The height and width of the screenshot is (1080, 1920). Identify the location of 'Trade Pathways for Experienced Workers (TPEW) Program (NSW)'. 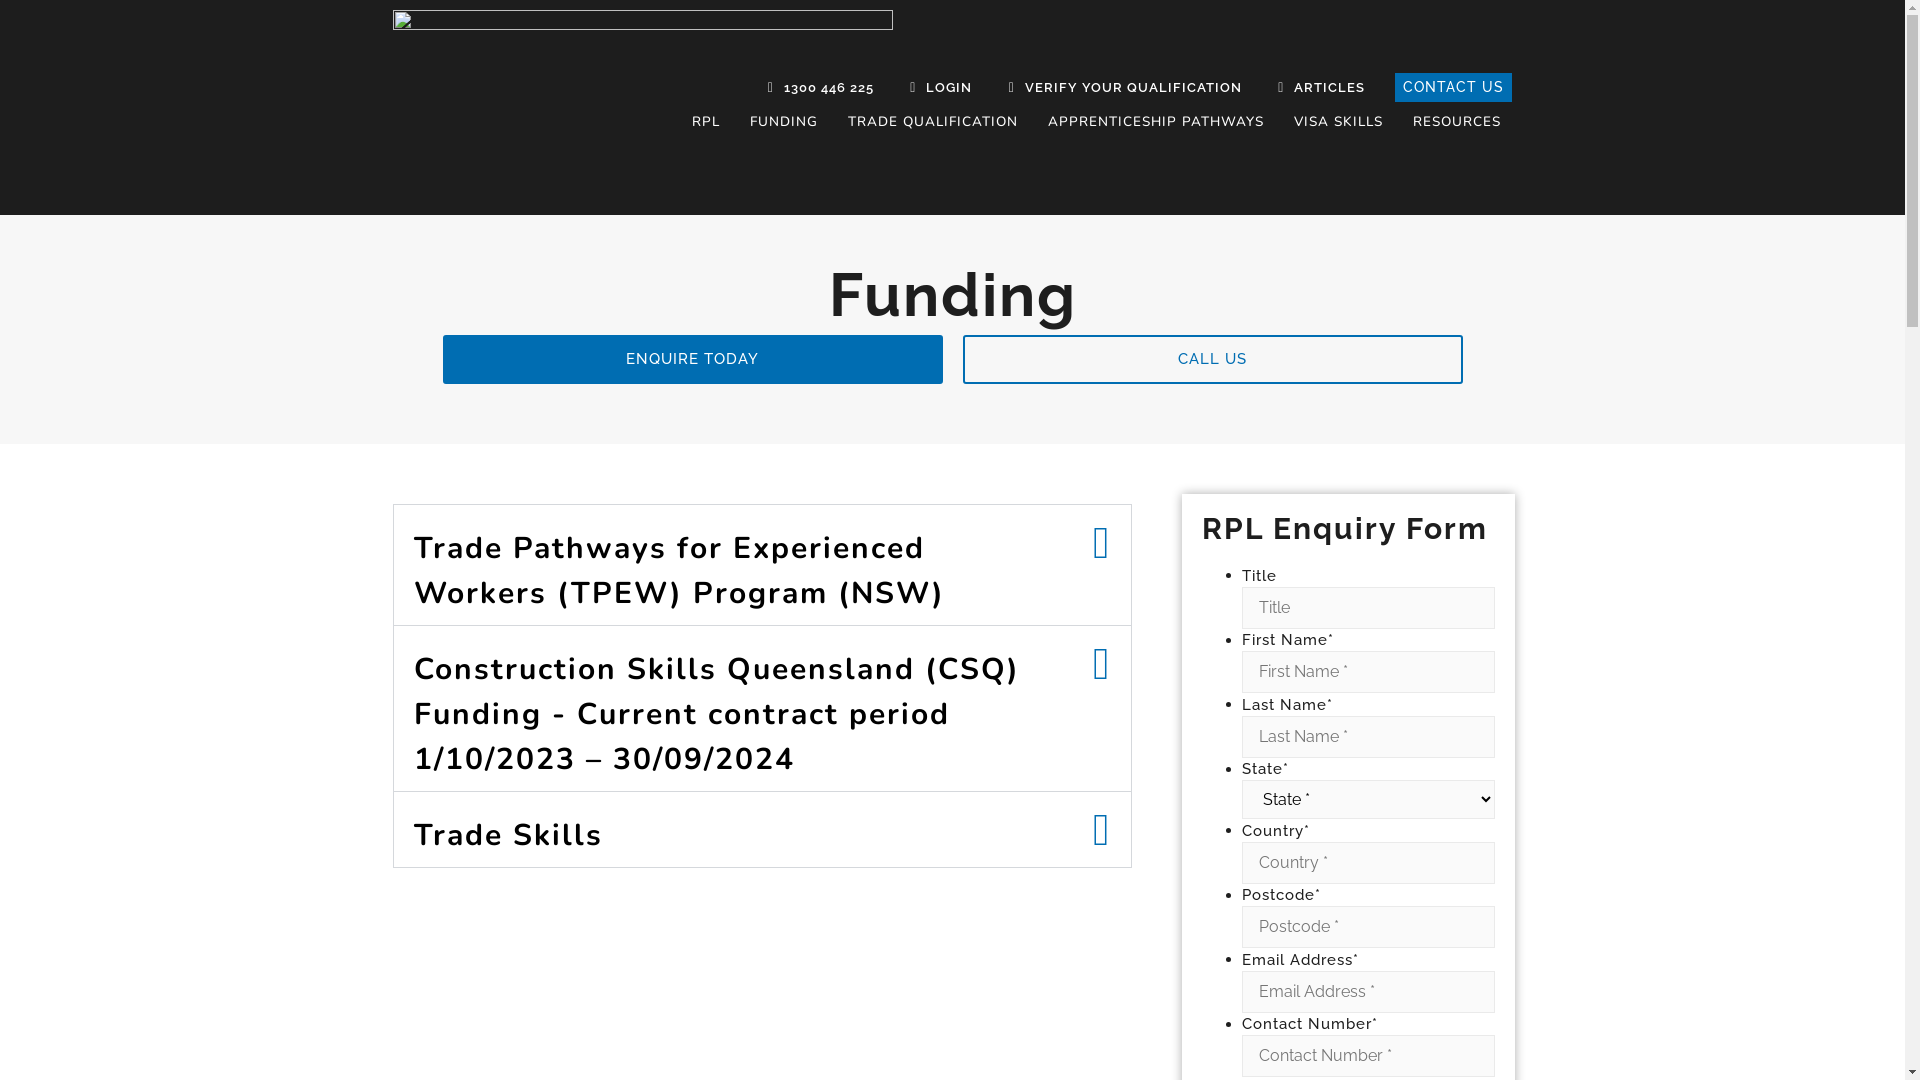
(679, 570).